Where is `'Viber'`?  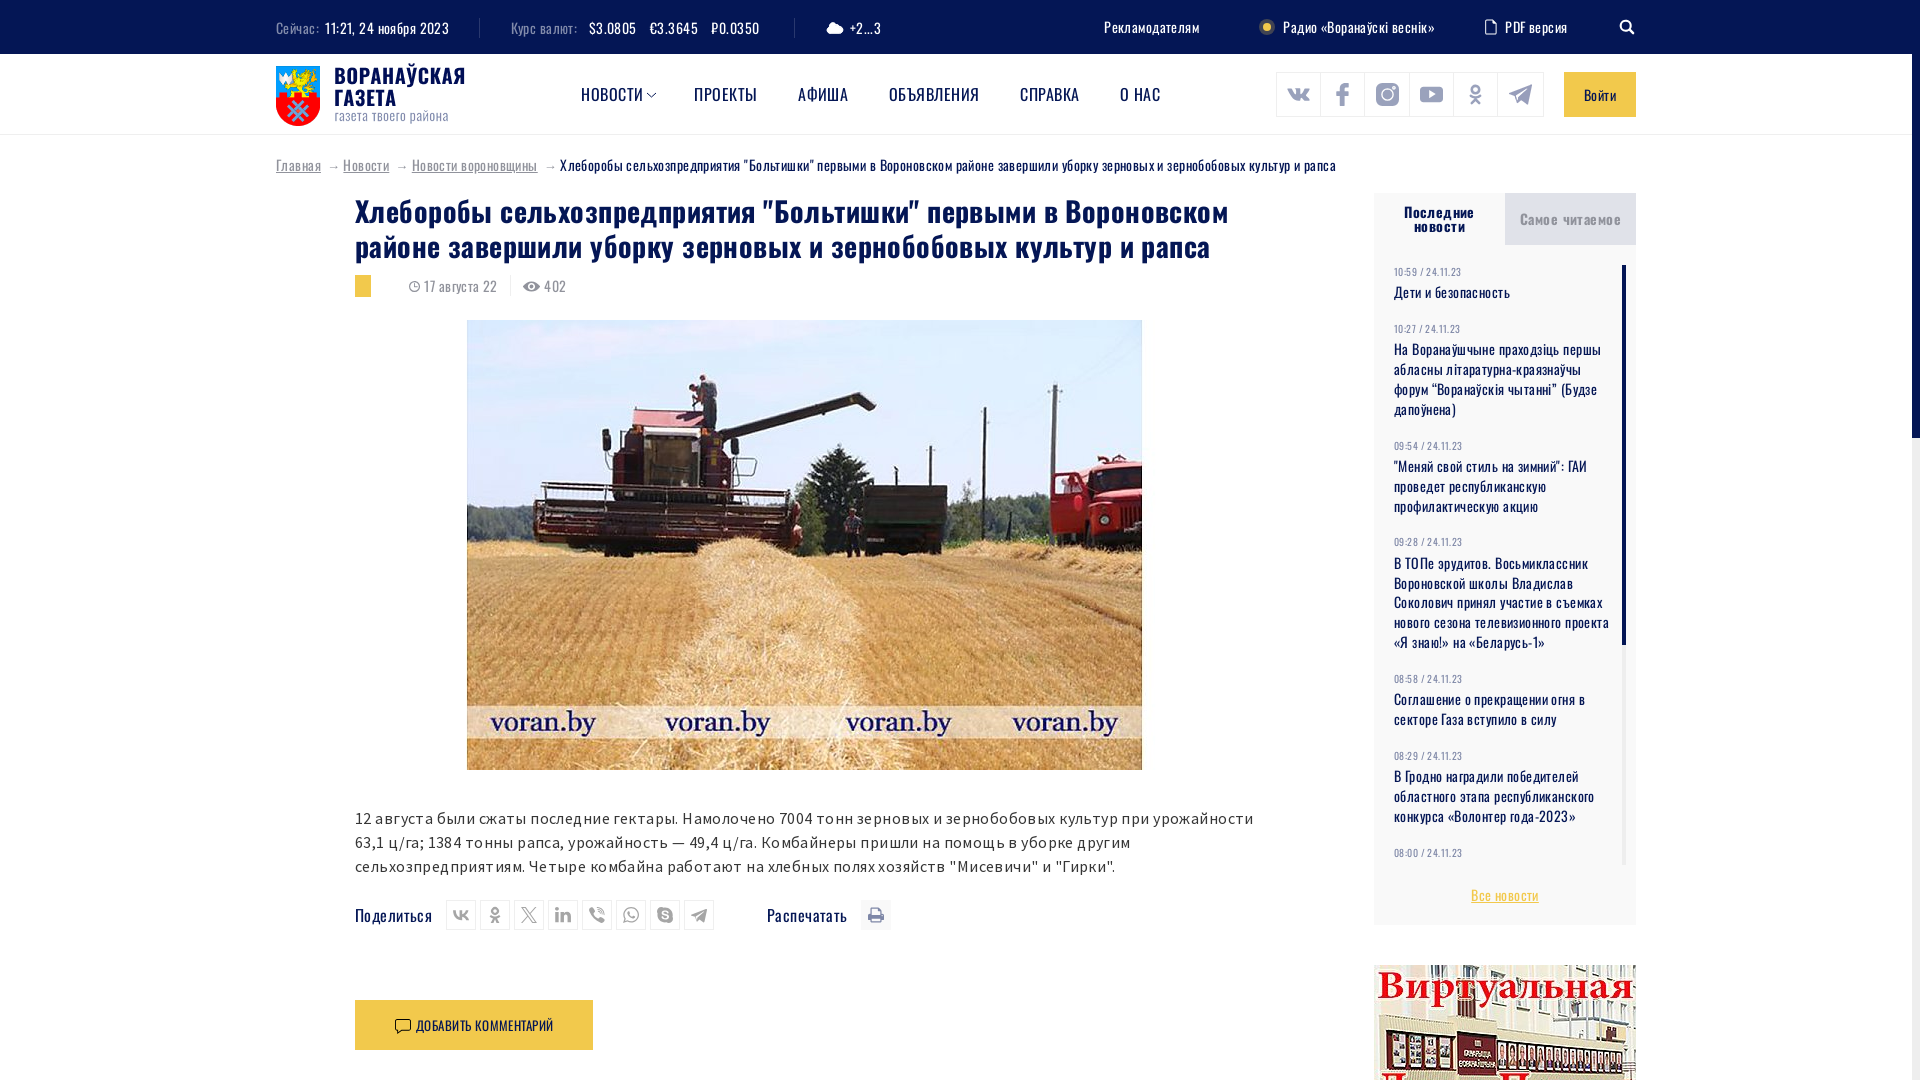 'Viber' is located at coordinates (580, 914).